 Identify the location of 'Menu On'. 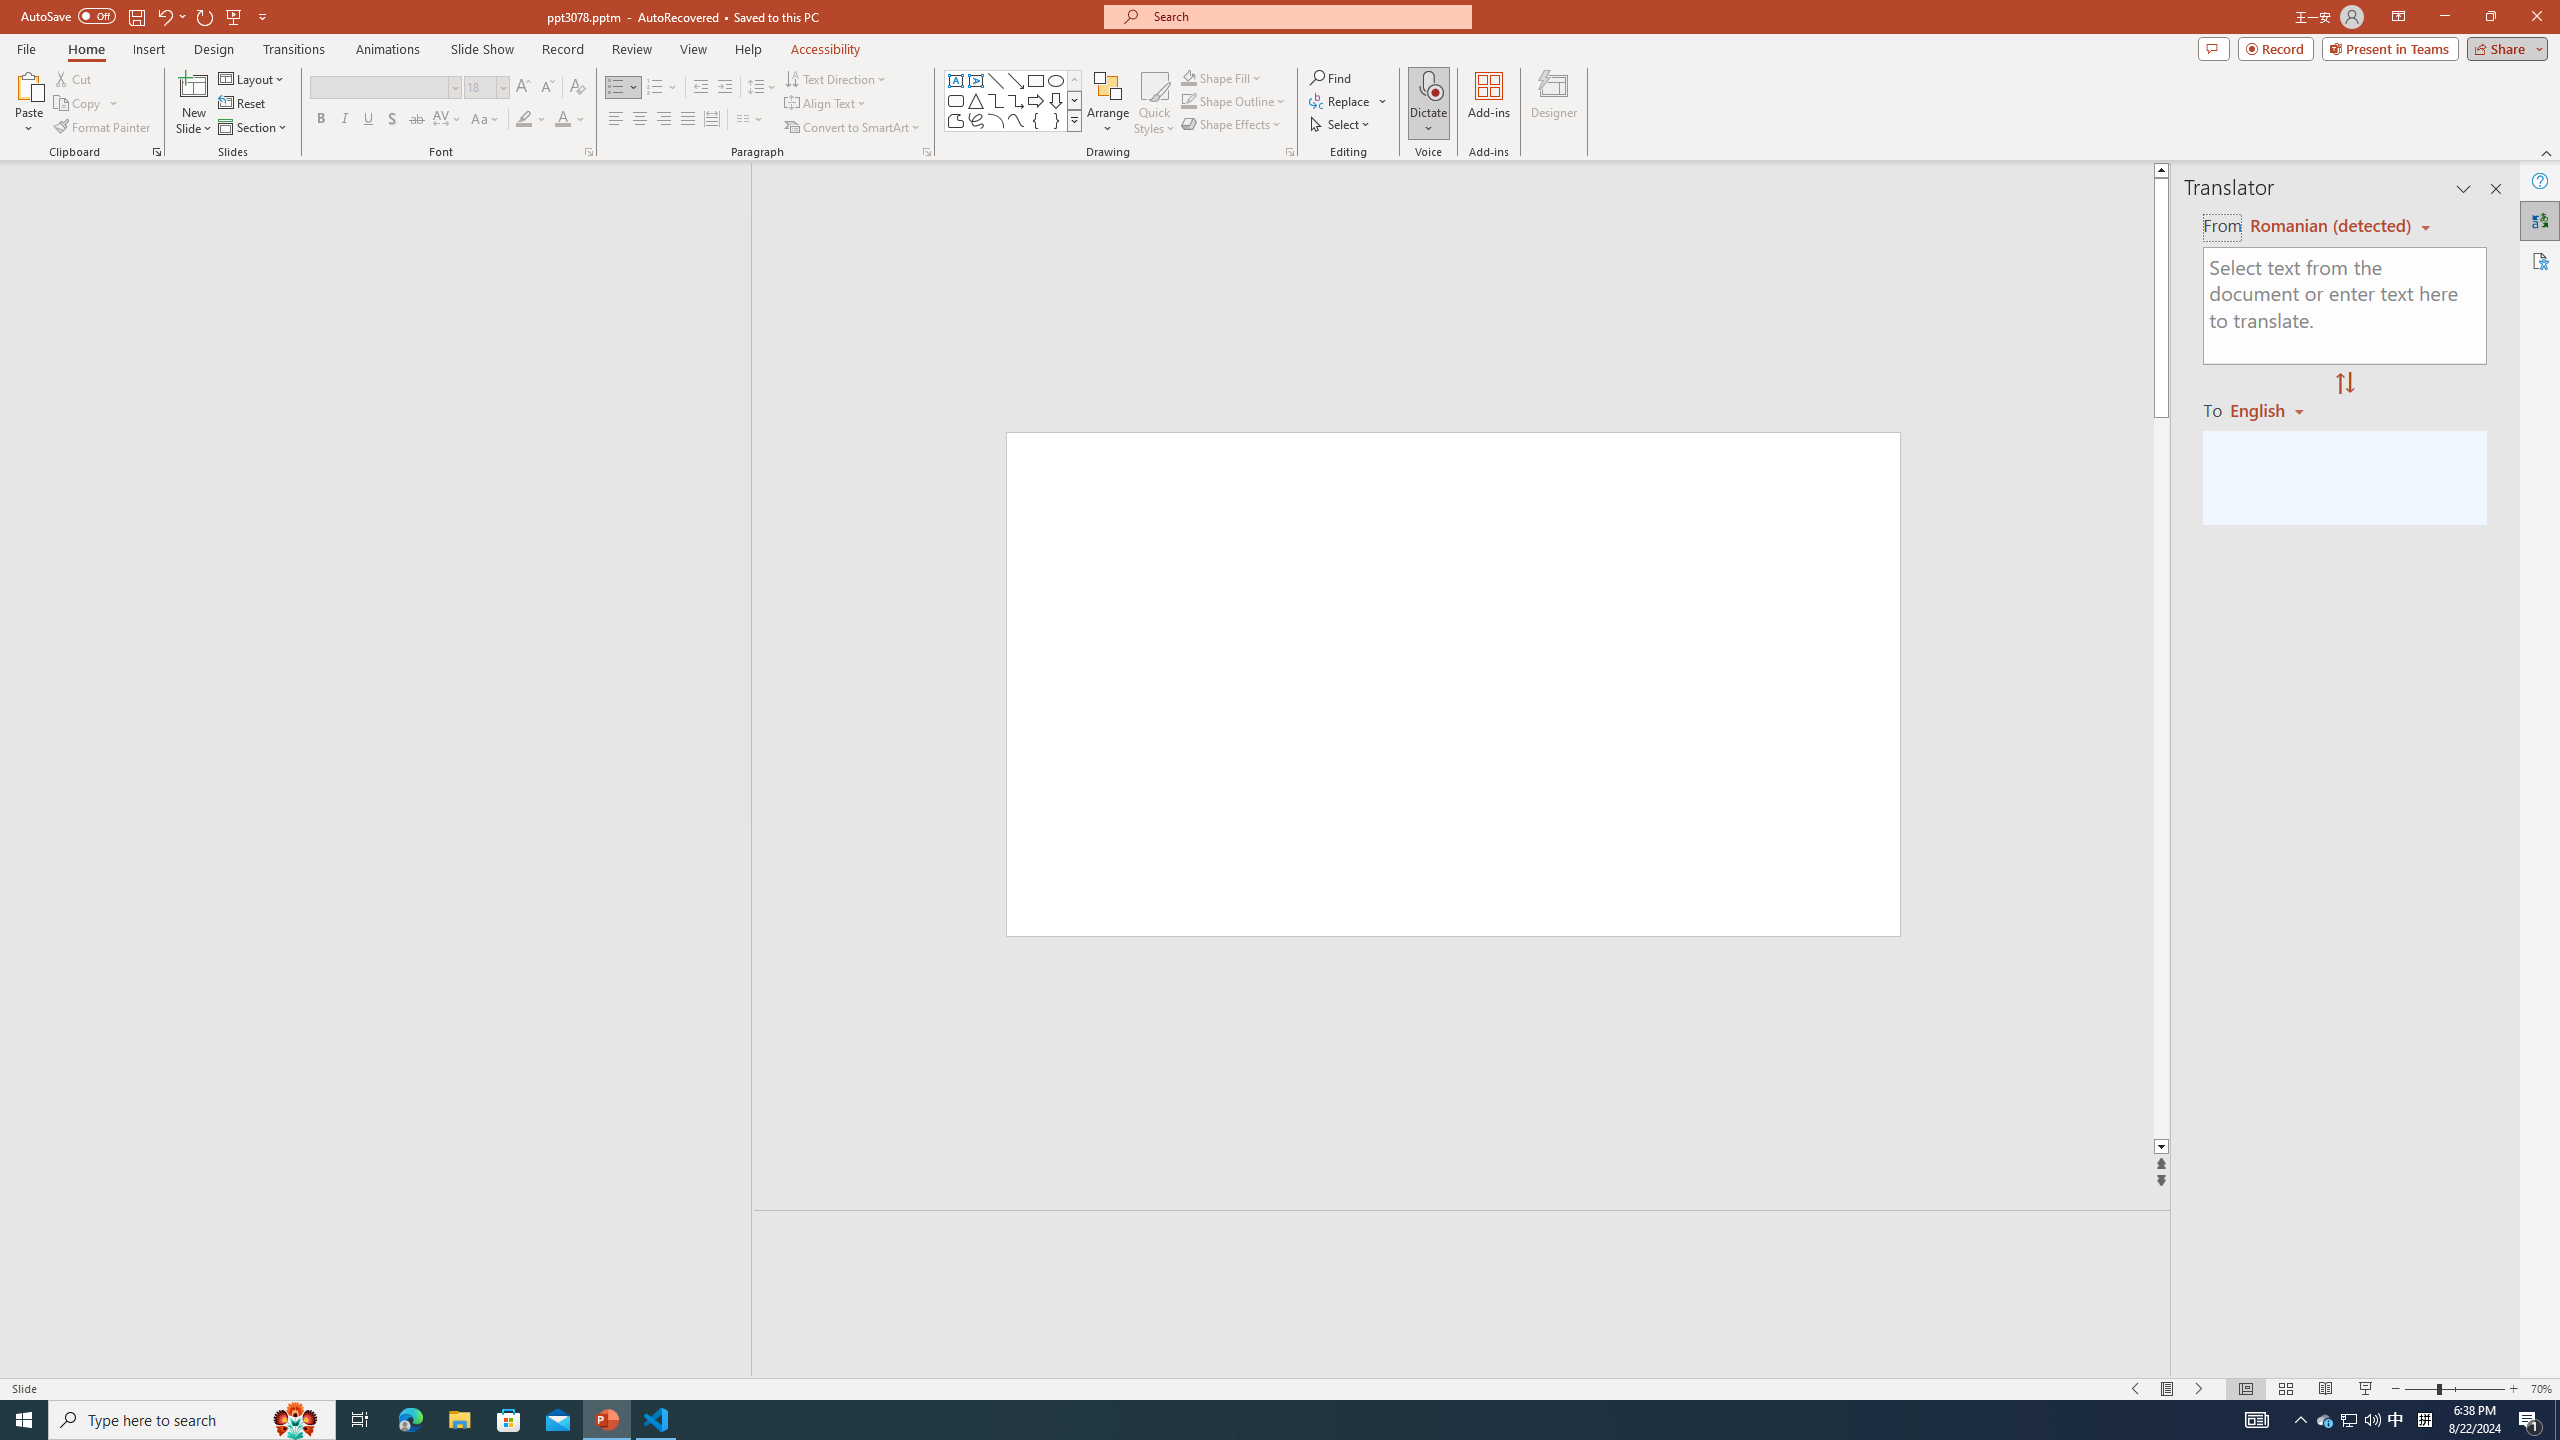
(2168, 1389).